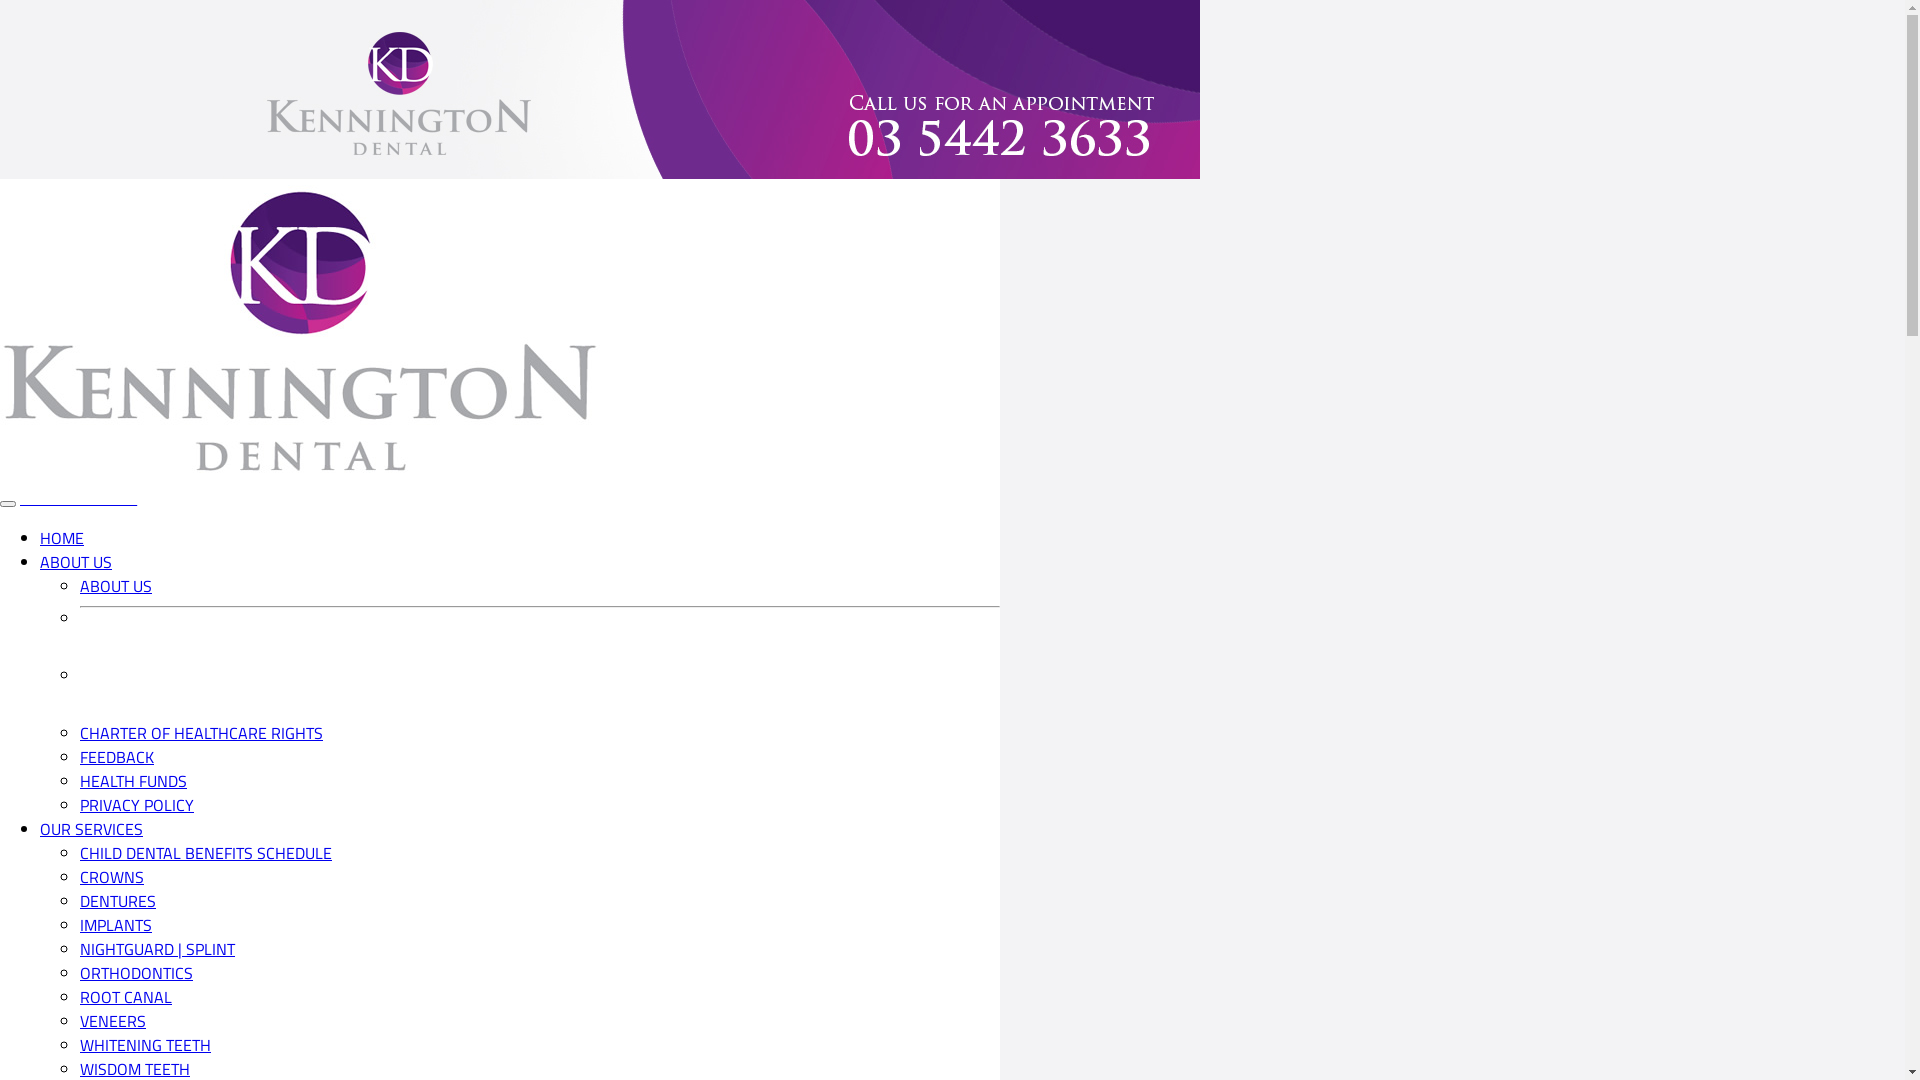 This screenshot has height=1080, width=1920. What do you see at coordinates (117, 901) in the screenshot?
I see `'DENTURES'` at bounding box center [117, 901].